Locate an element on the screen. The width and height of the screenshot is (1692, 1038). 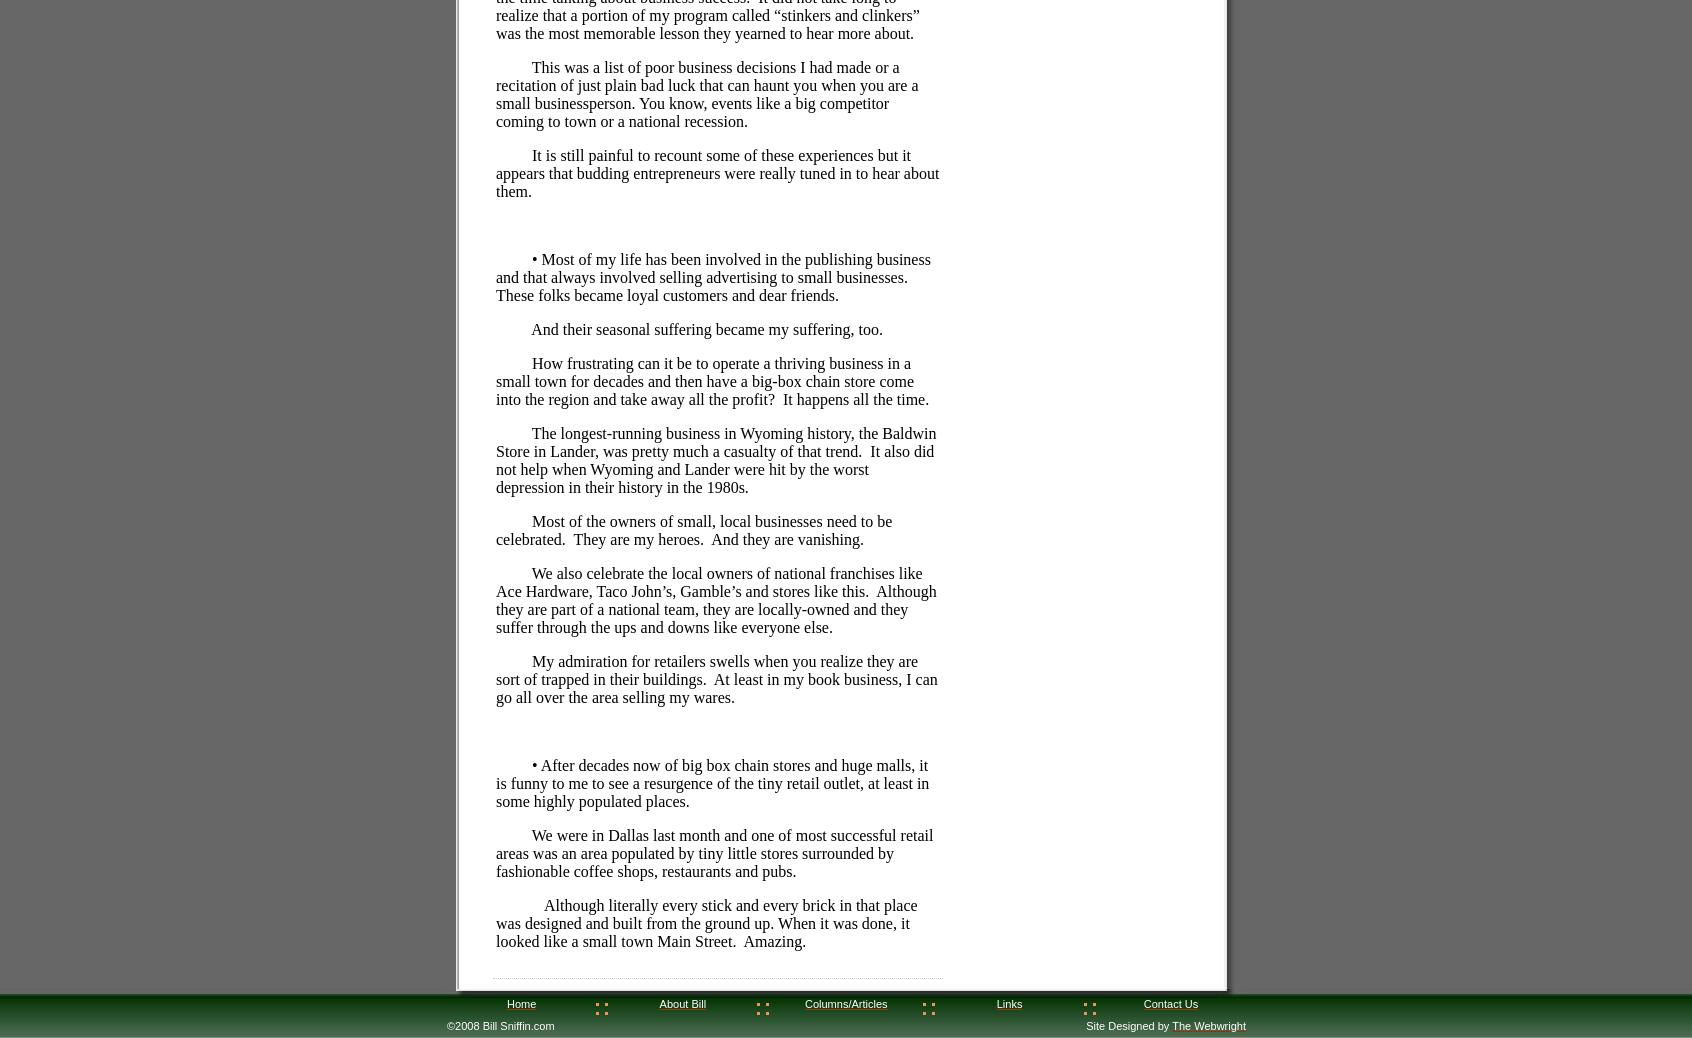
'It
also did not help when Wyoming and Lander were hit by the worst depression in
their history in the 1980s.' is located at coordinates (714, 468).